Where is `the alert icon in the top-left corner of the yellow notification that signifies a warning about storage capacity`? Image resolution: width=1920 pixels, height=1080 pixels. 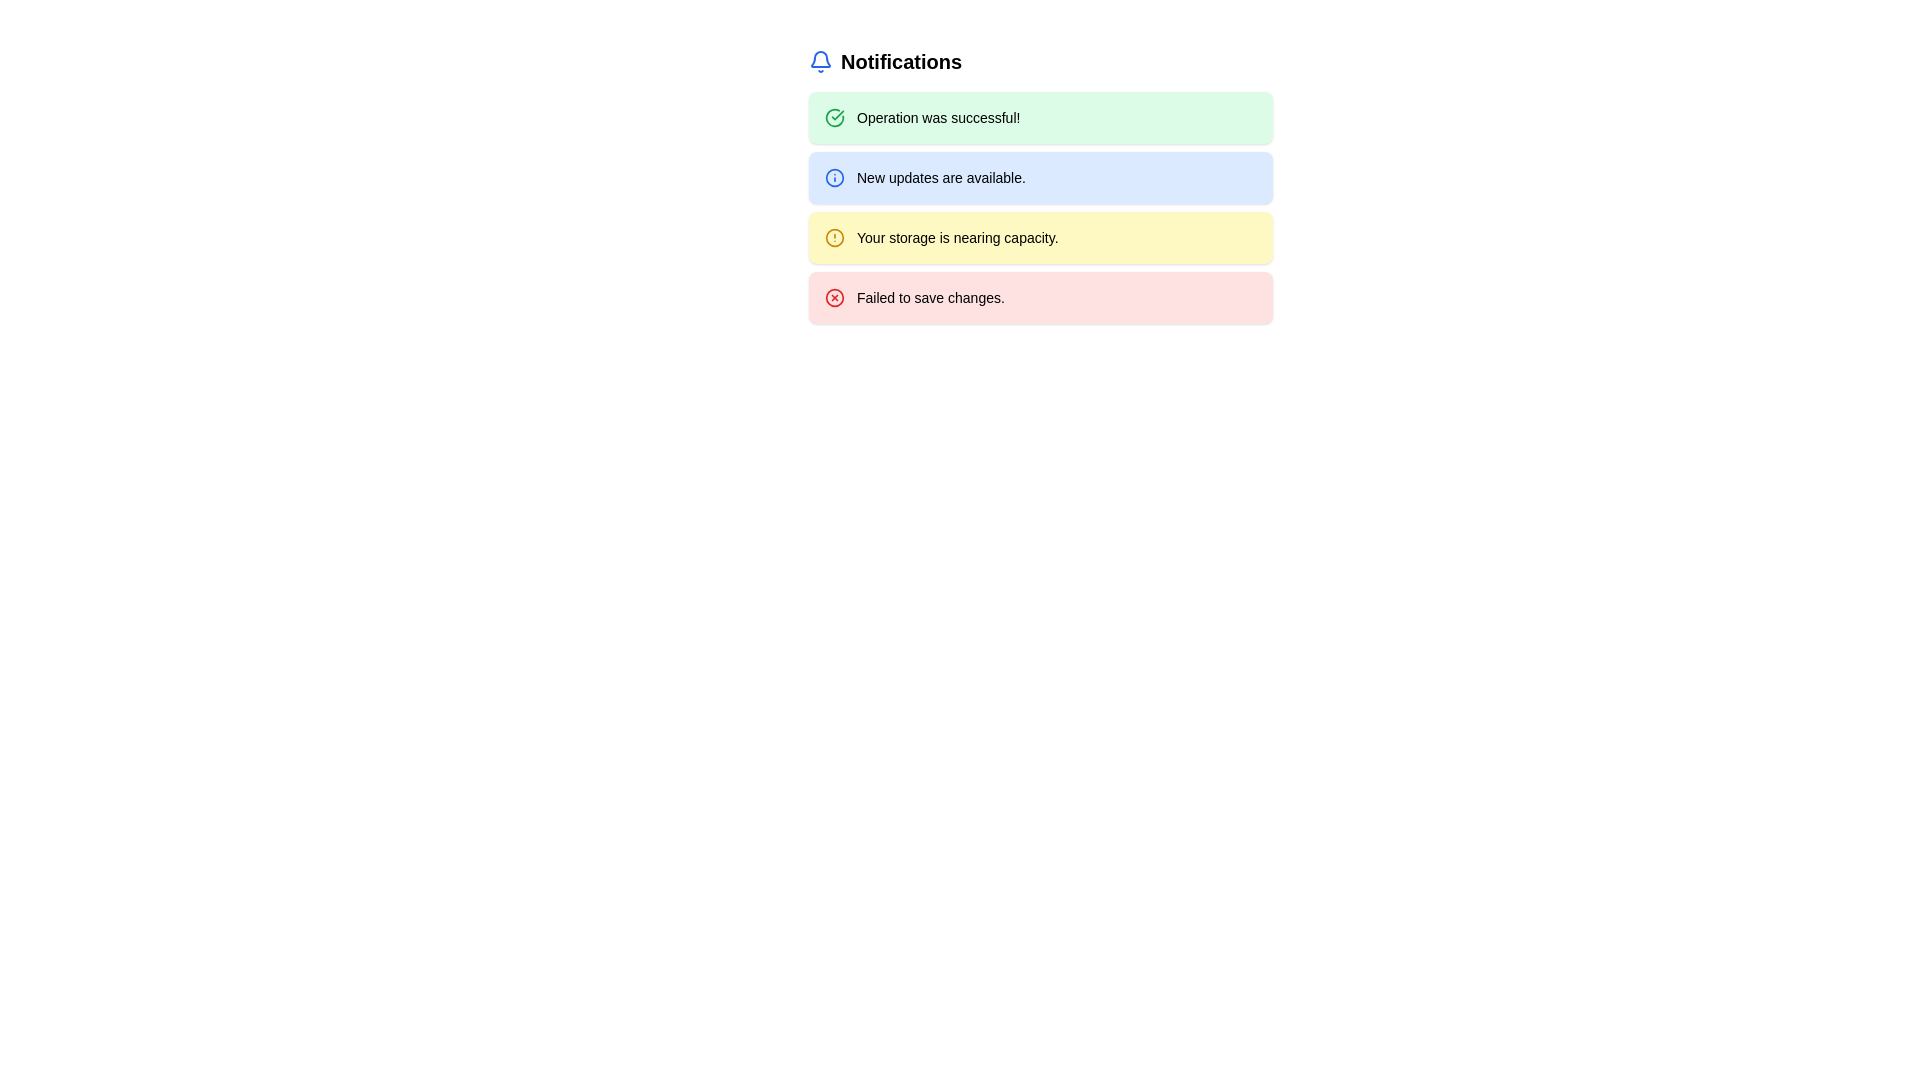
the alert icon in the top-left corner of the yellow notification that signifies a warning about storage capacity is located at coordinates (835, 237).